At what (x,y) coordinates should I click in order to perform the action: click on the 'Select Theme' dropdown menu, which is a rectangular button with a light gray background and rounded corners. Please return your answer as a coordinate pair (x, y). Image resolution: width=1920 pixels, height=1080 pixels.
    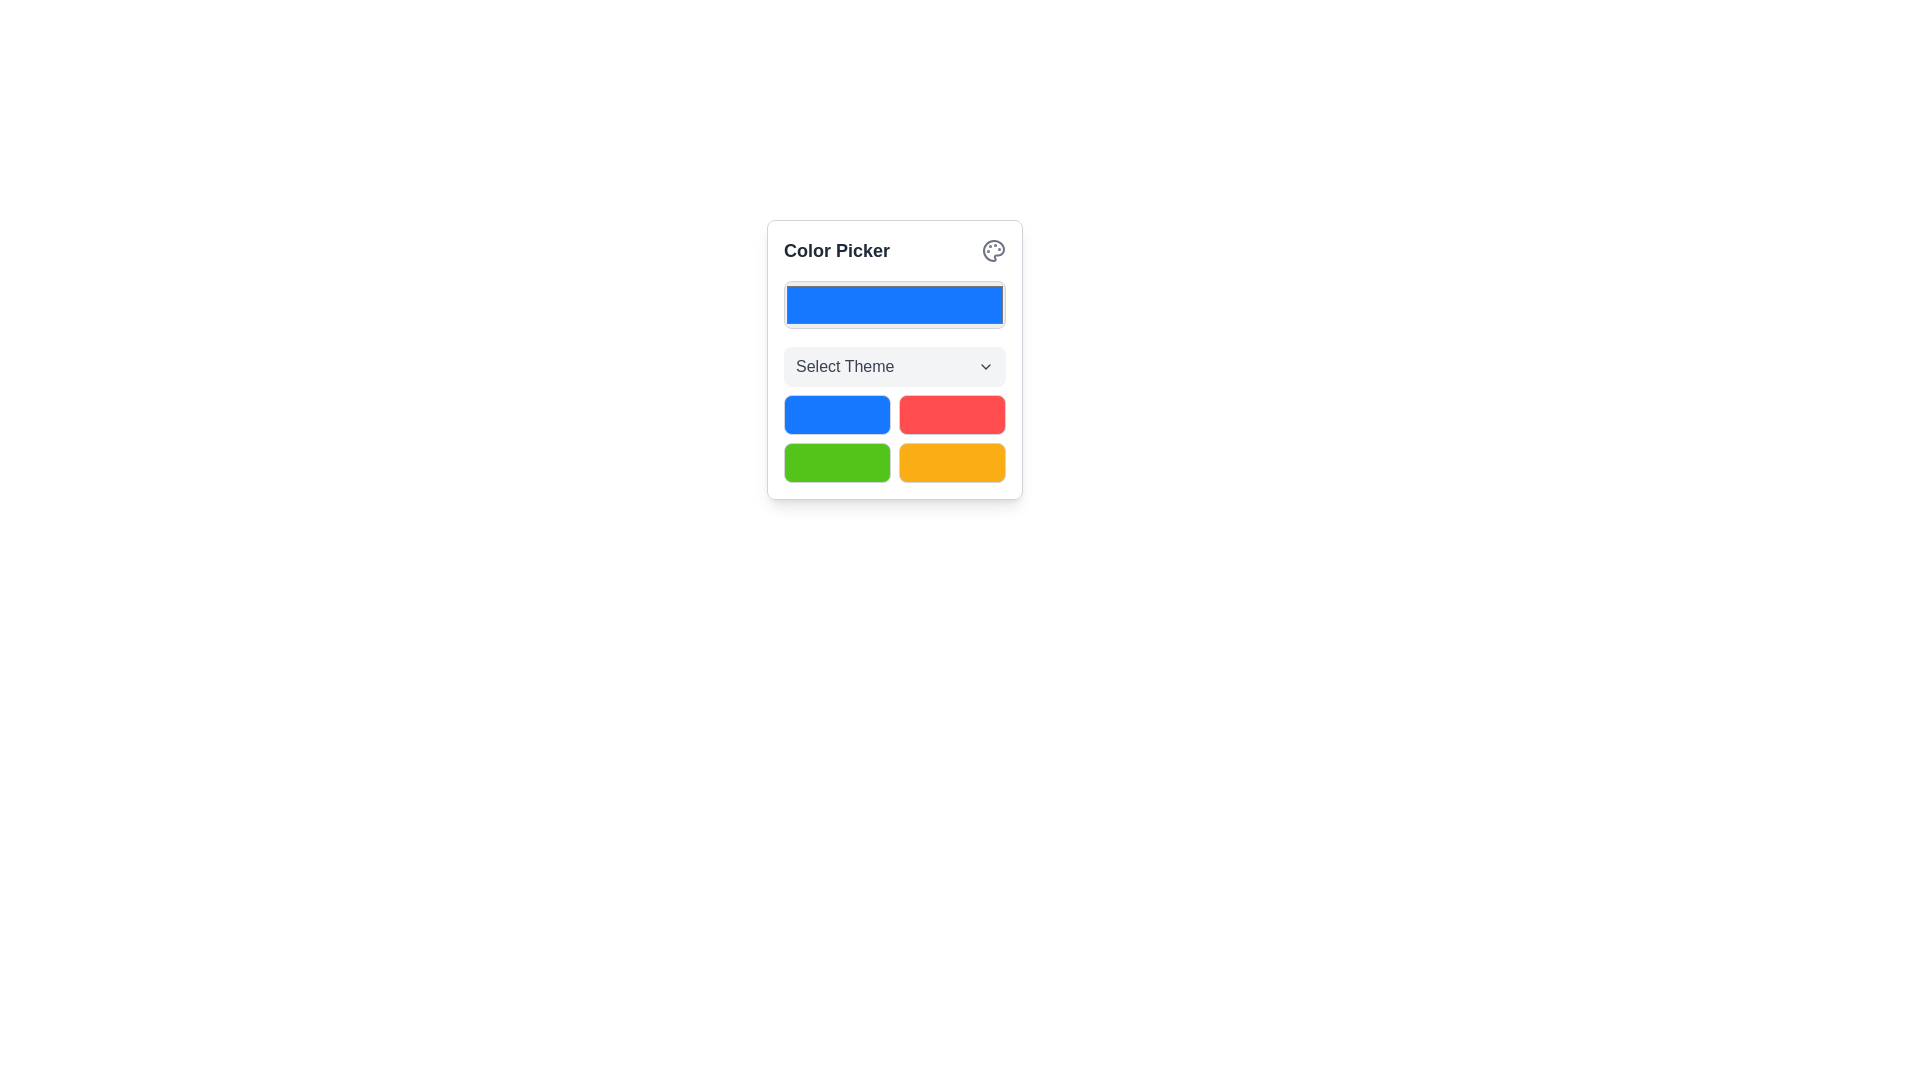
    Looking at the image, I should click on (893, 366).